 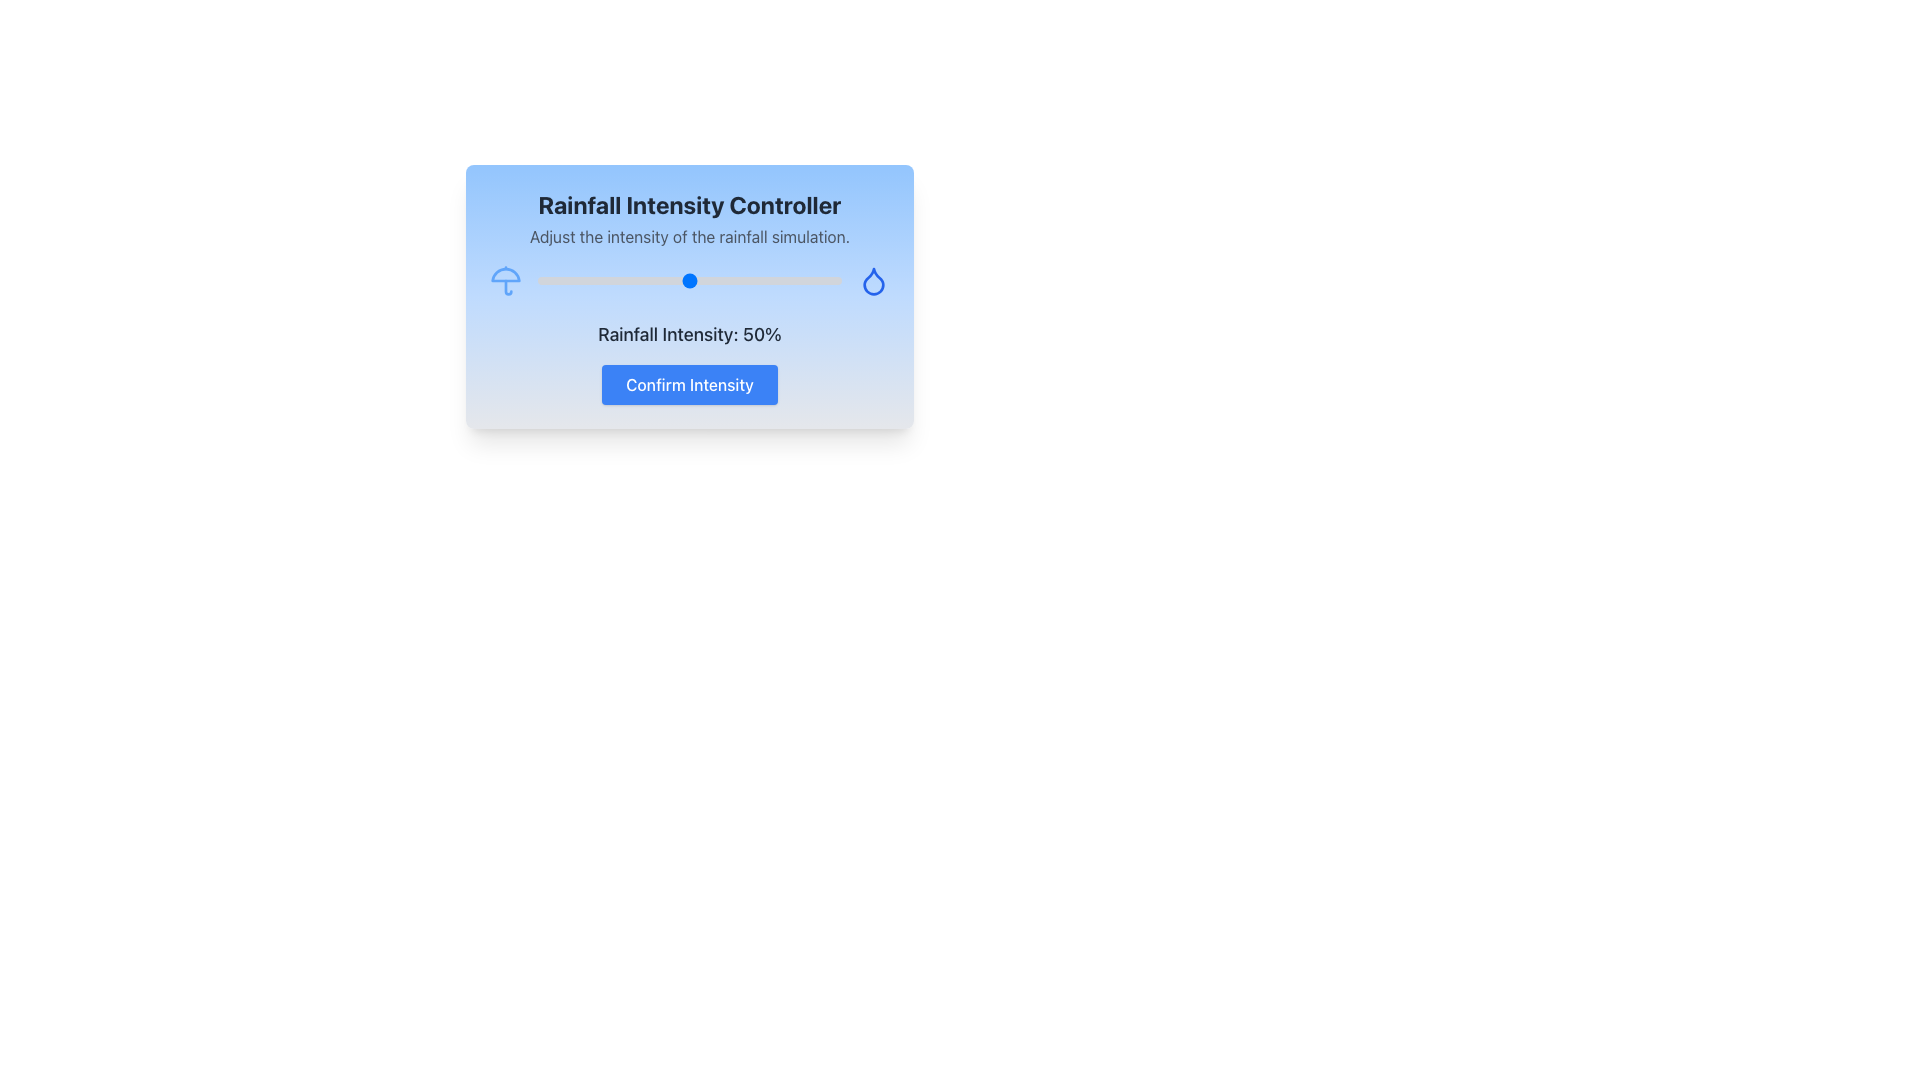 I want to click on the rainfall intensity, so click(x=634, y=281).